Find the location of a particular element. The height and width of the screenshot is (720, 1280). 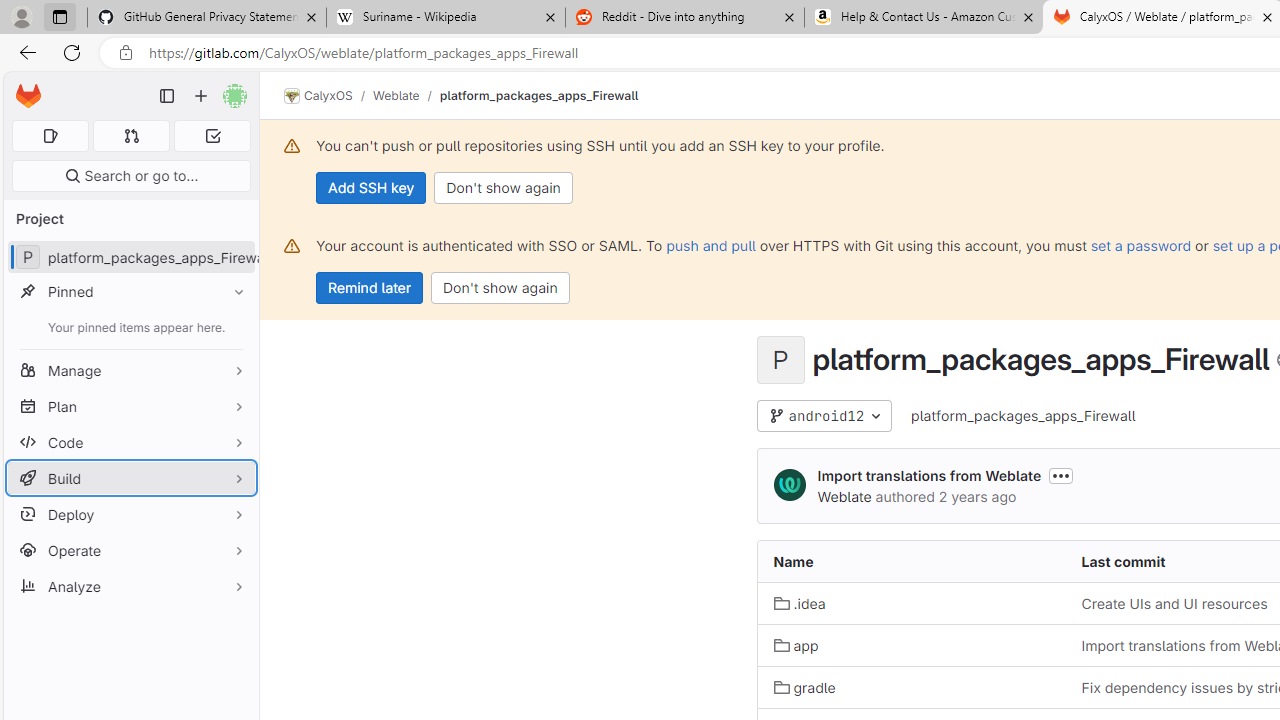

'Operate' is located at coordinates (130, 550).